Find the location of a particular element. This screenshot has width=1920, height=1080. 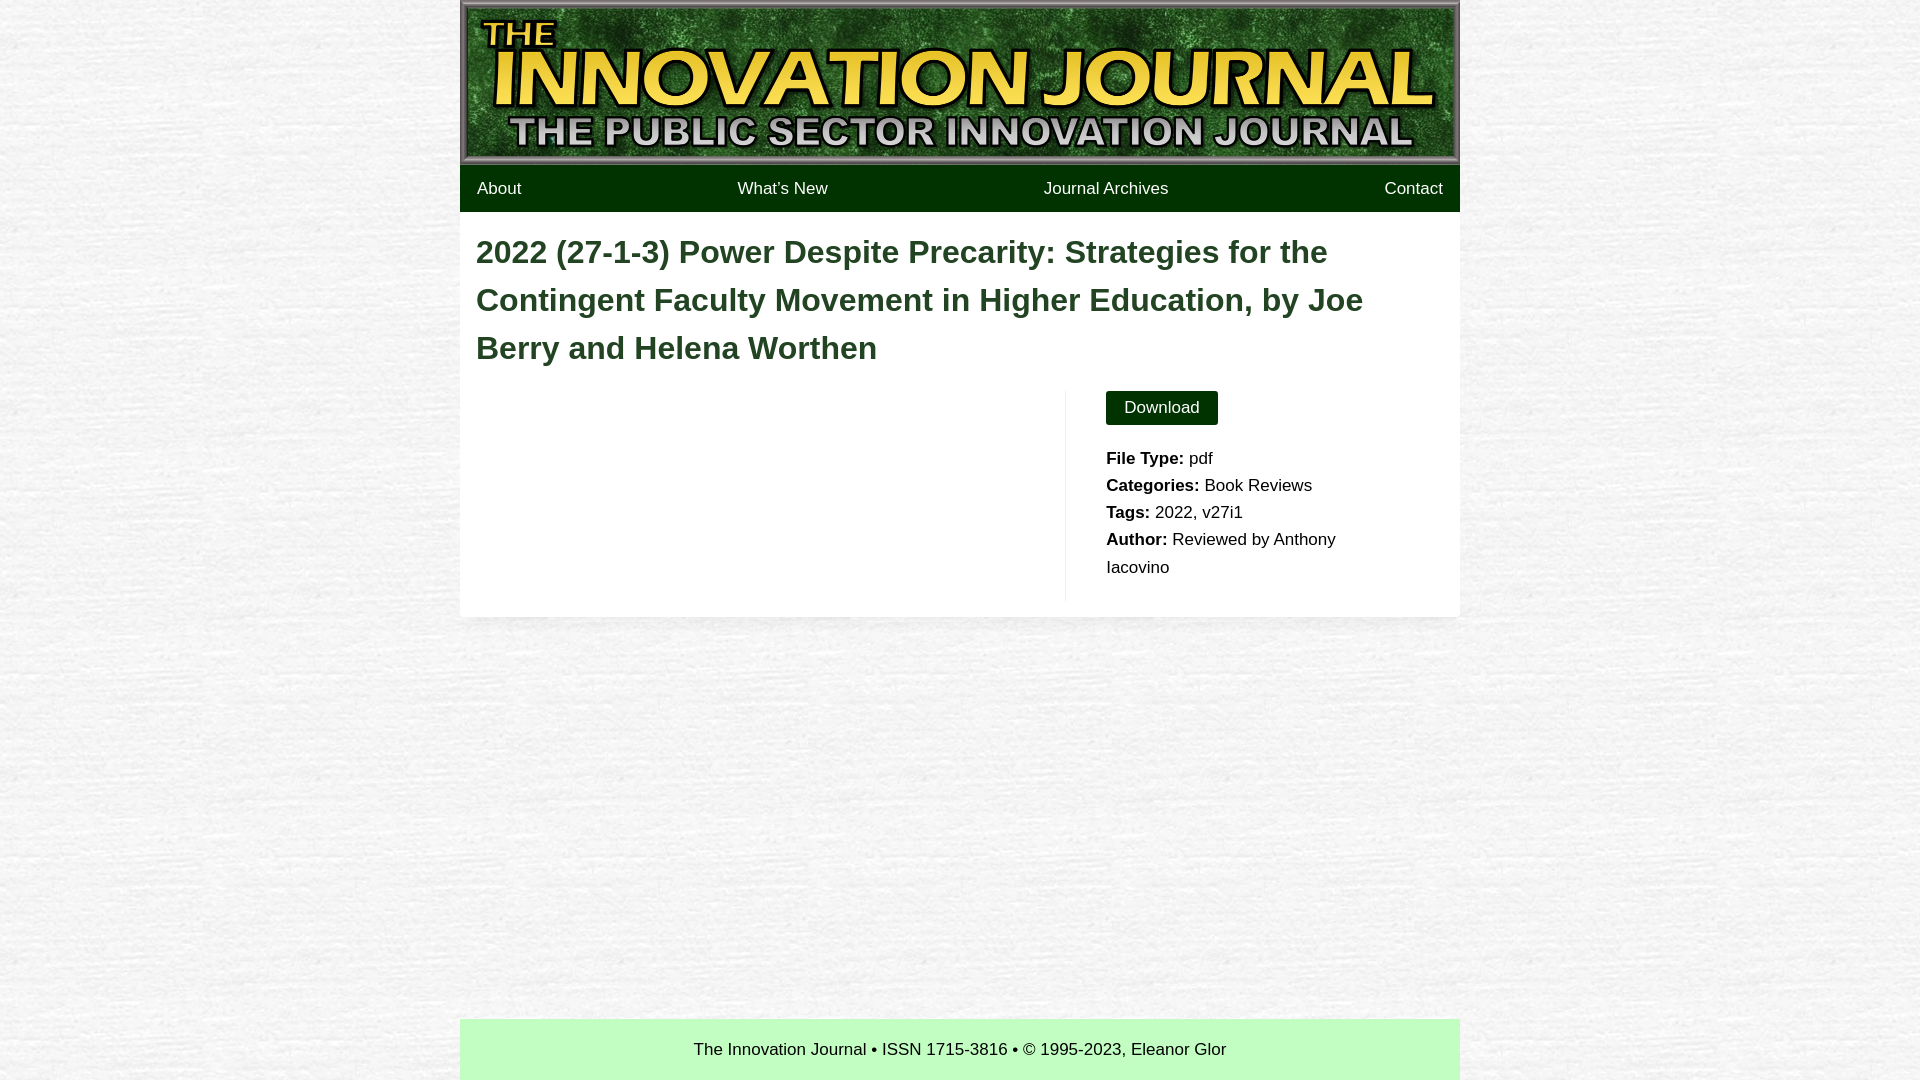

'Journal Archives' is located at coordinates (1105, 188).